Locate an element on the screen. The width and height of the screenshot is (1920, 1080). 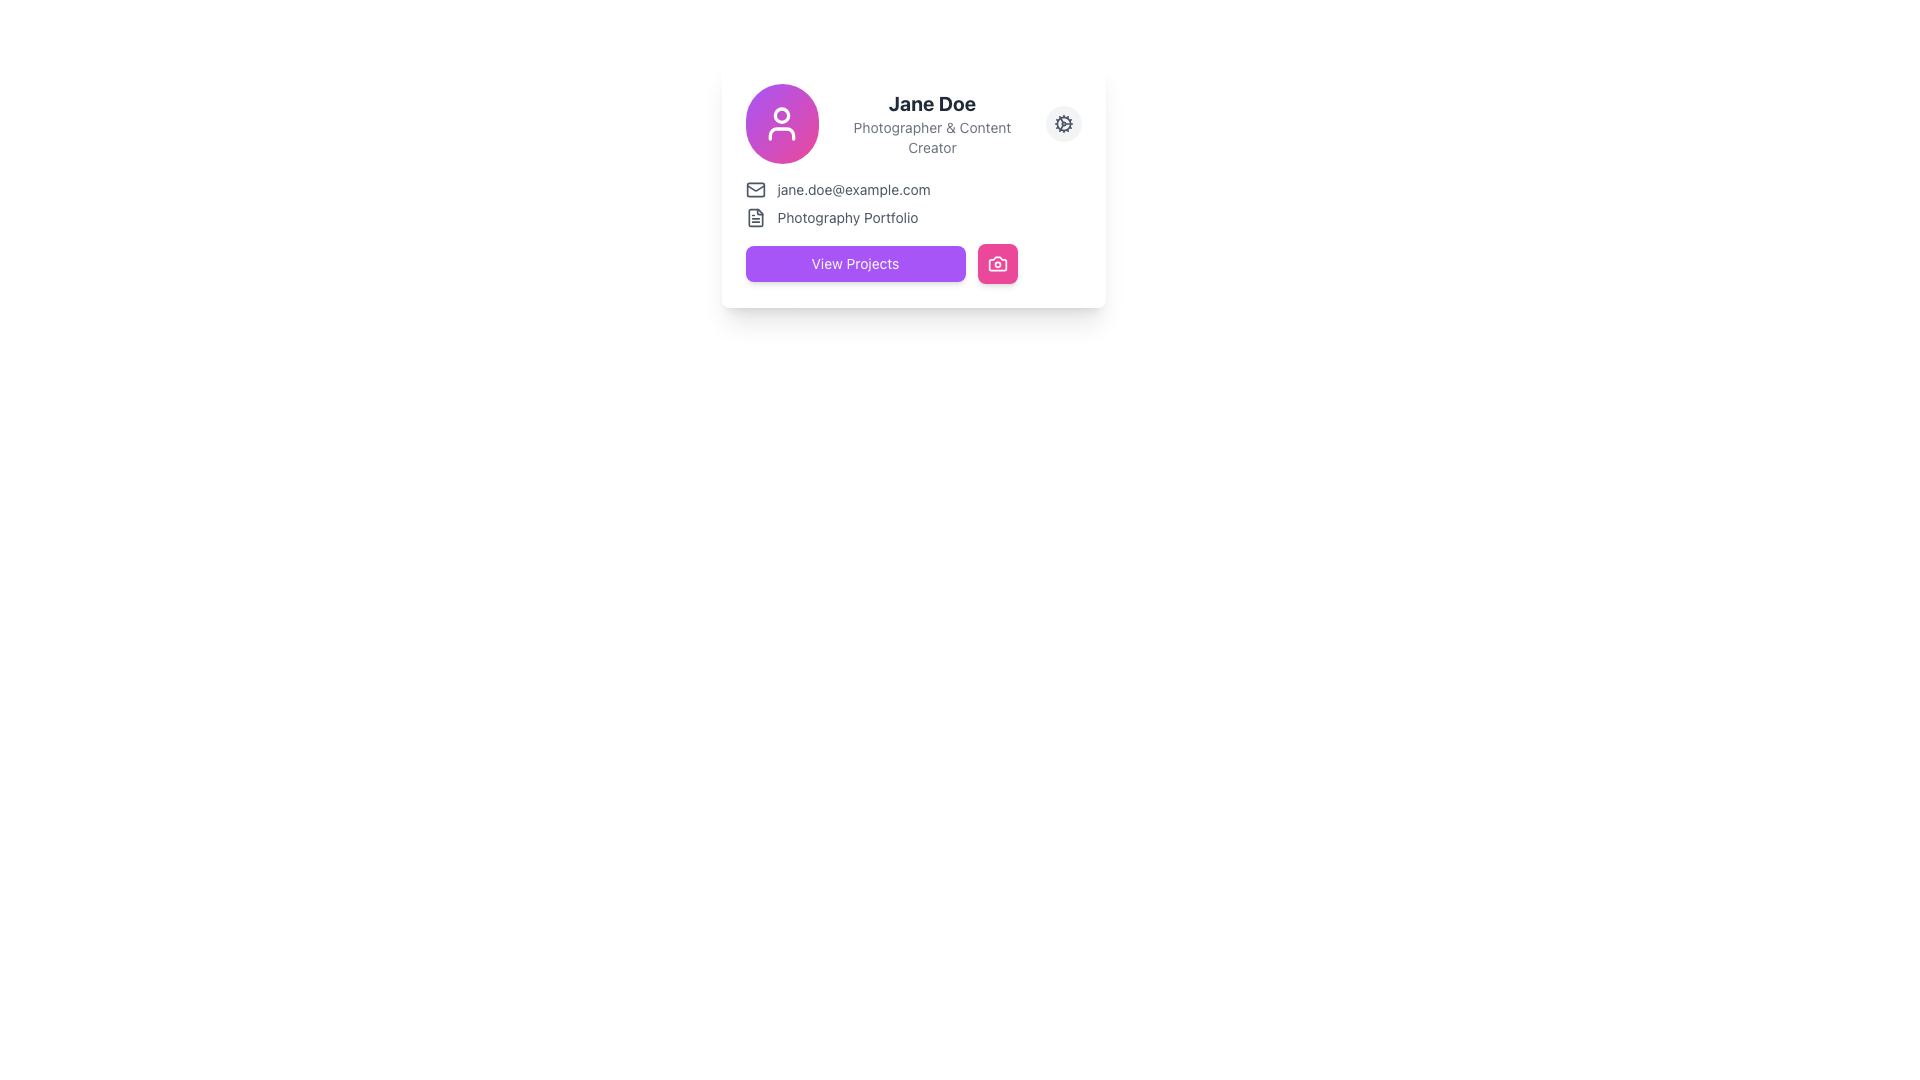
the mail icon is located at coordinates (754, 189).